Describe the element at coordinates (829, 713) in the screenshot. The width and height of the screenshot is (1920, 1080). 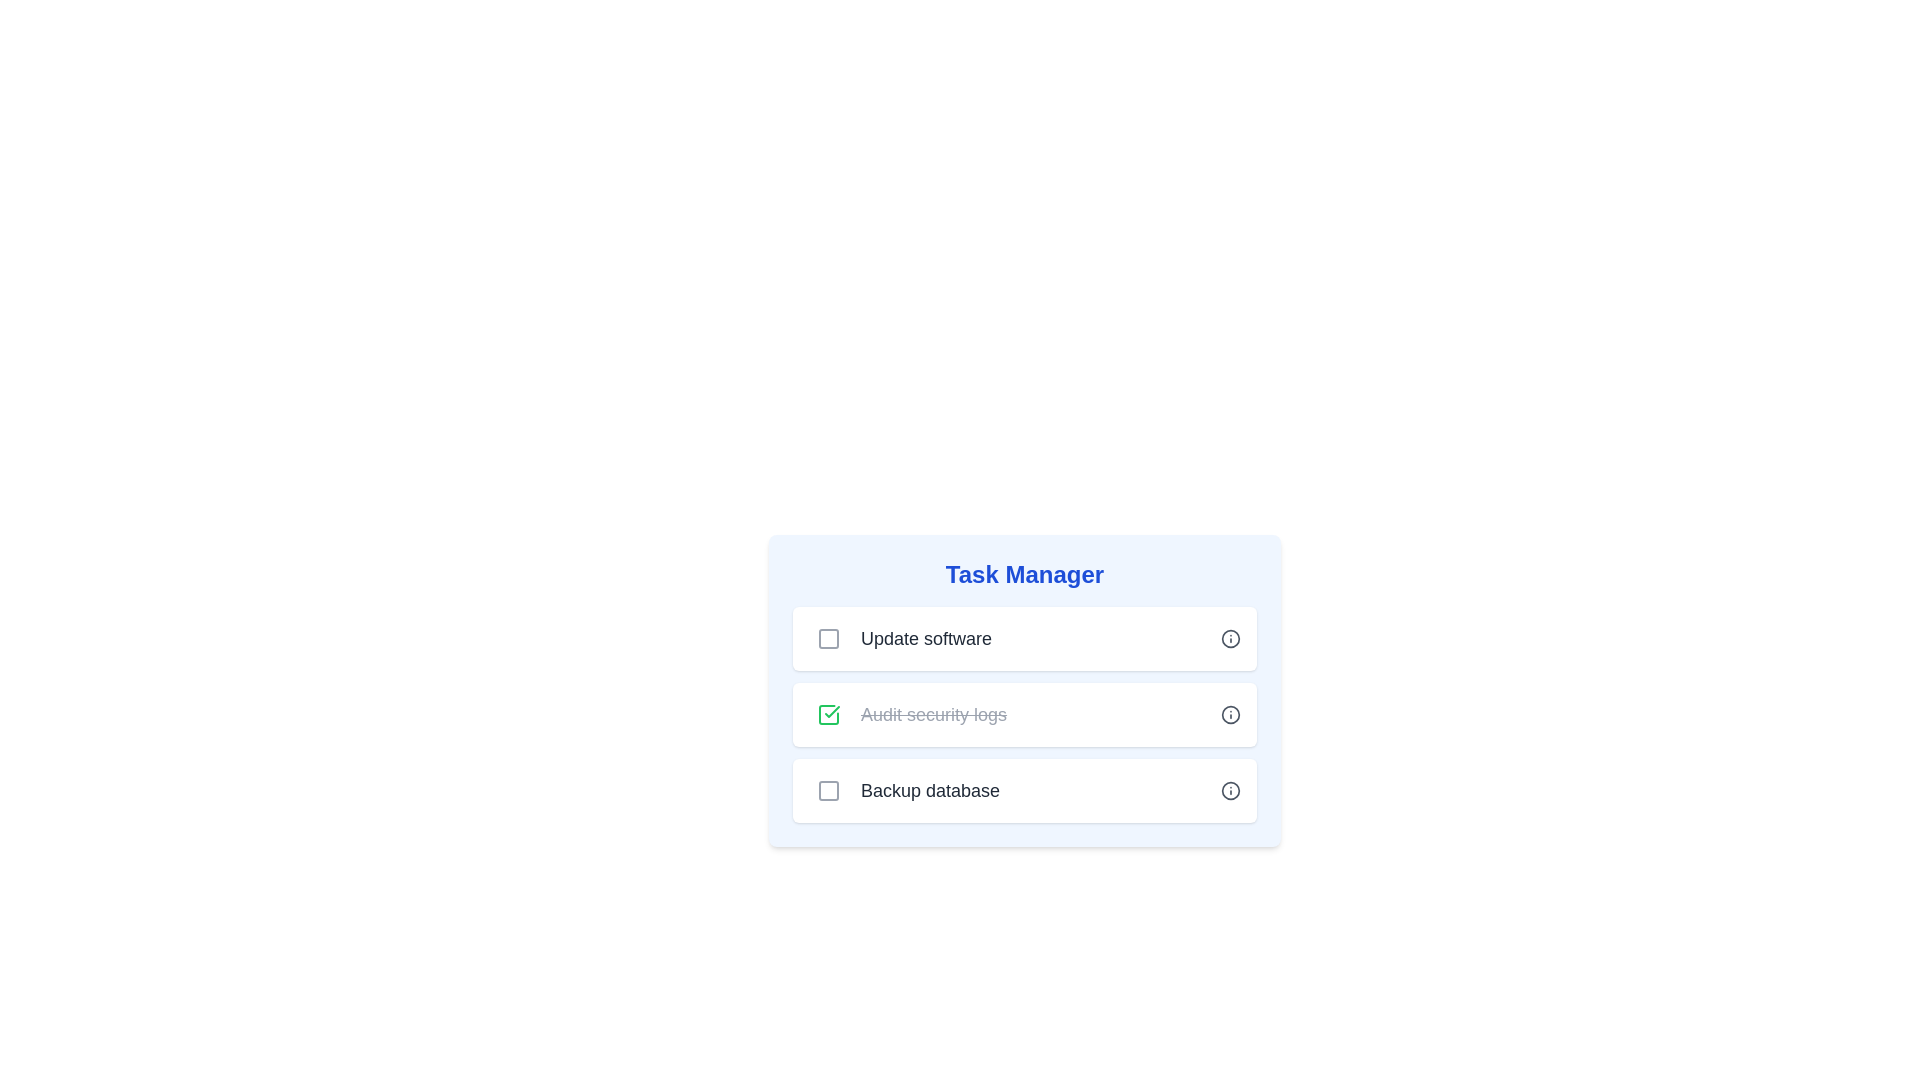
I see `the green checkbox icon next to the grayed 'Audit security logs' text` at that location.